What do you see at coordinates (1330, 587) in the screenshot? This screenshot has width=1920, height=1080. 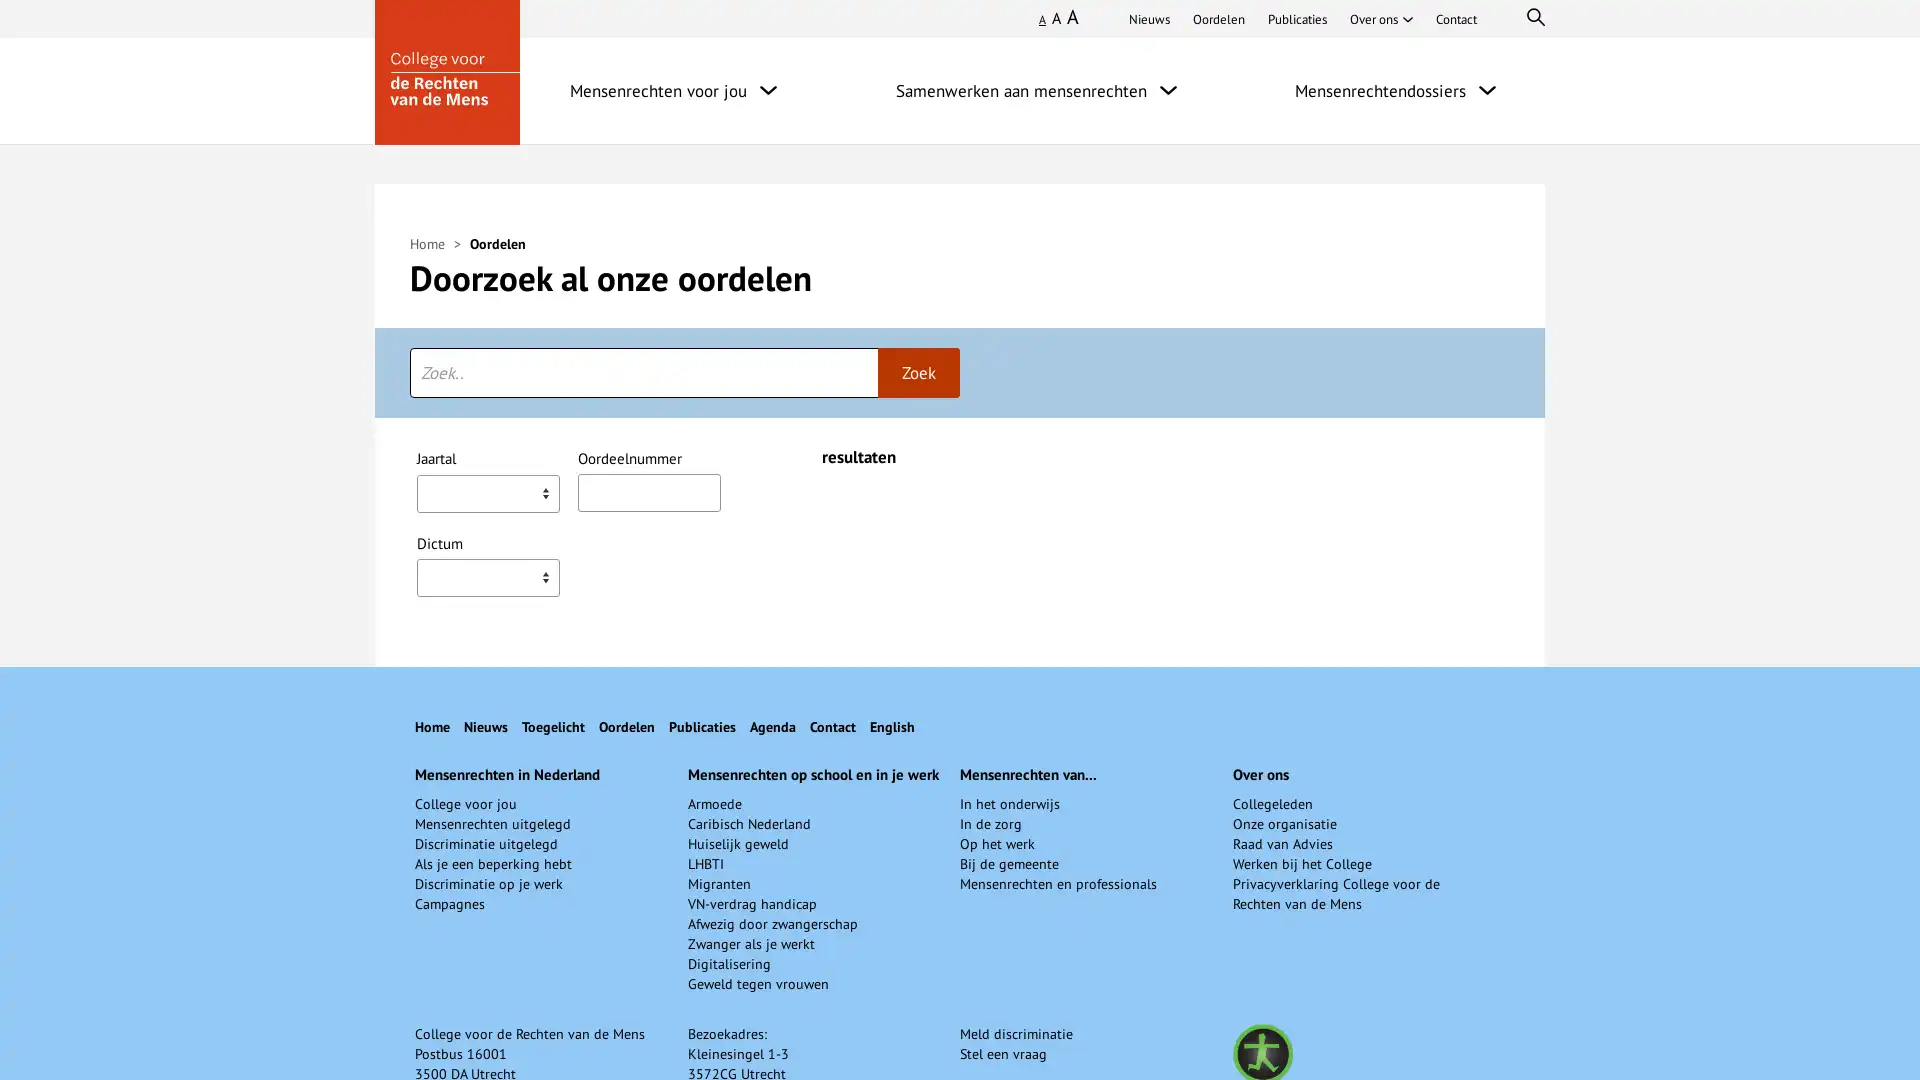 I see `Discriminatie op de werkvloer,` at bounding box center [1330, 587].